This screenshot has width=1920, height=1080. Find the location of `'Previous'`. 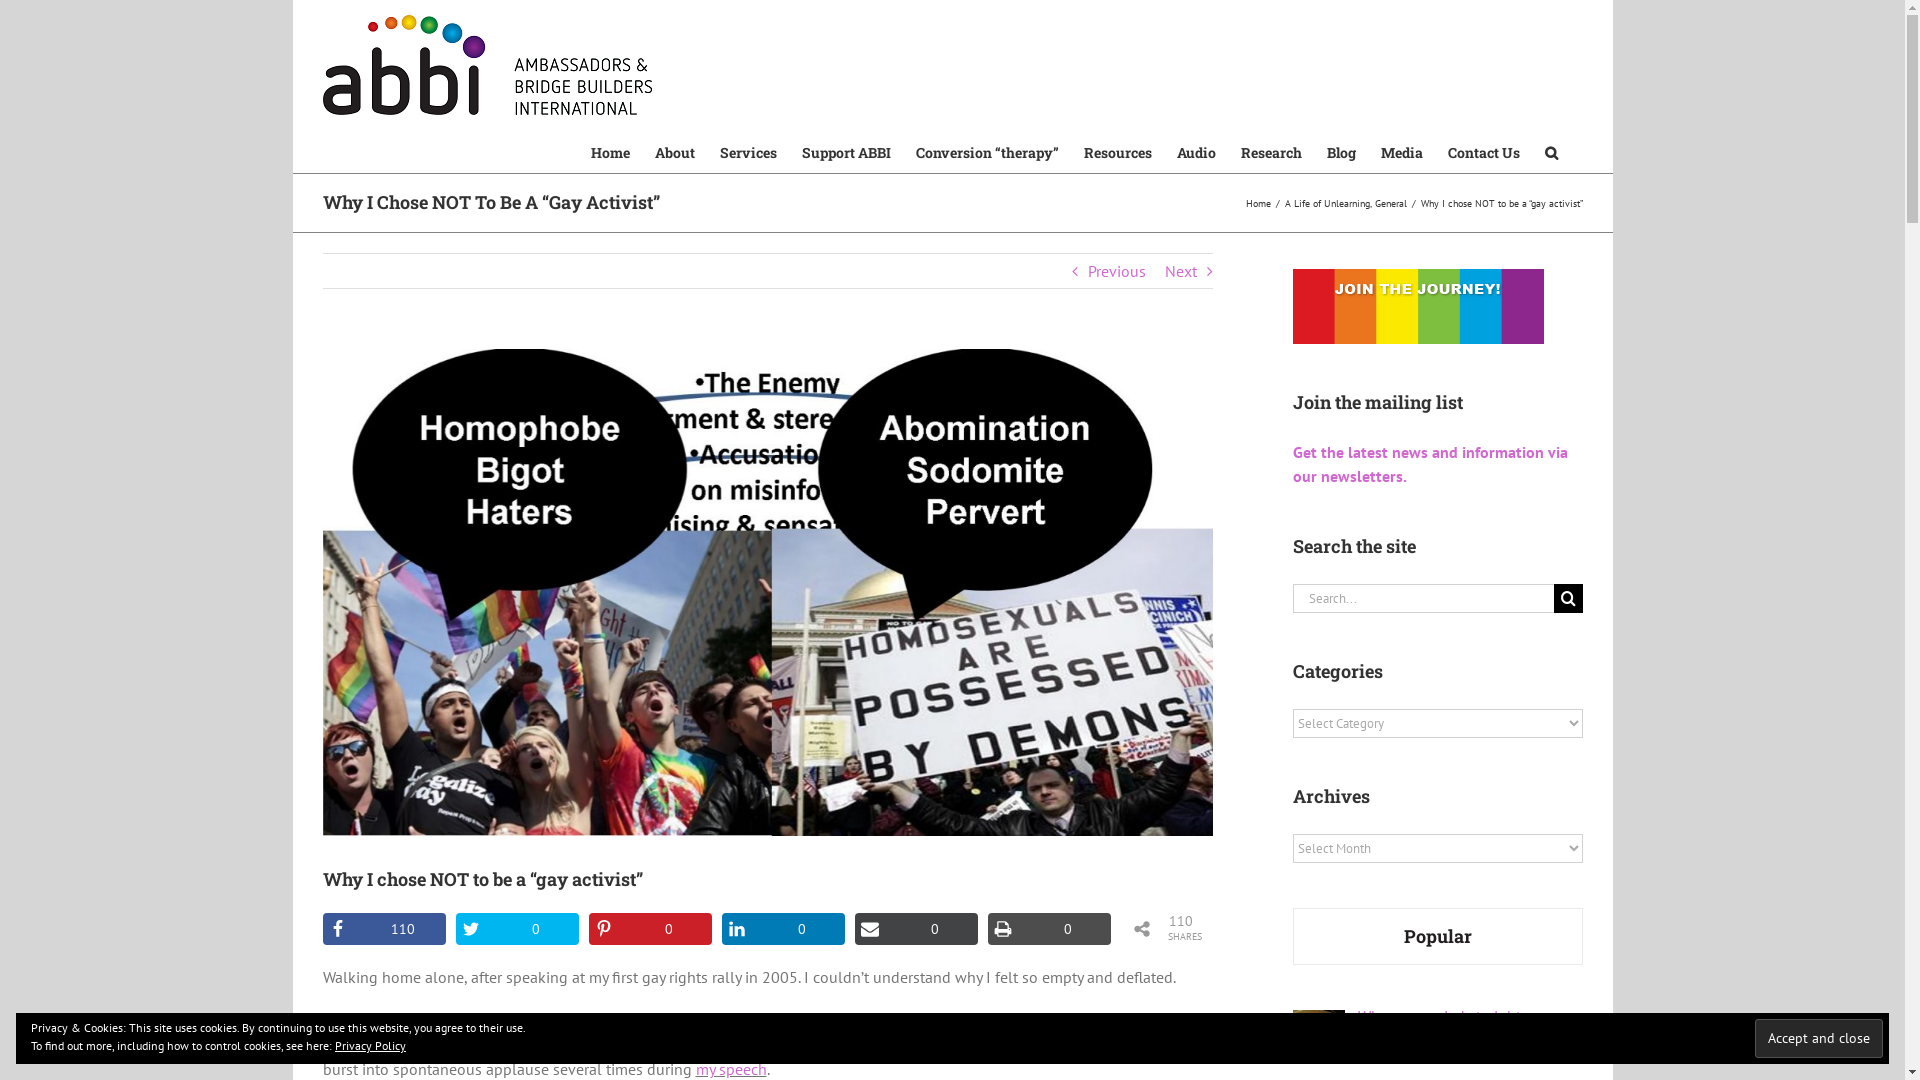

'Previous' is located at coordinates (1116, 270).